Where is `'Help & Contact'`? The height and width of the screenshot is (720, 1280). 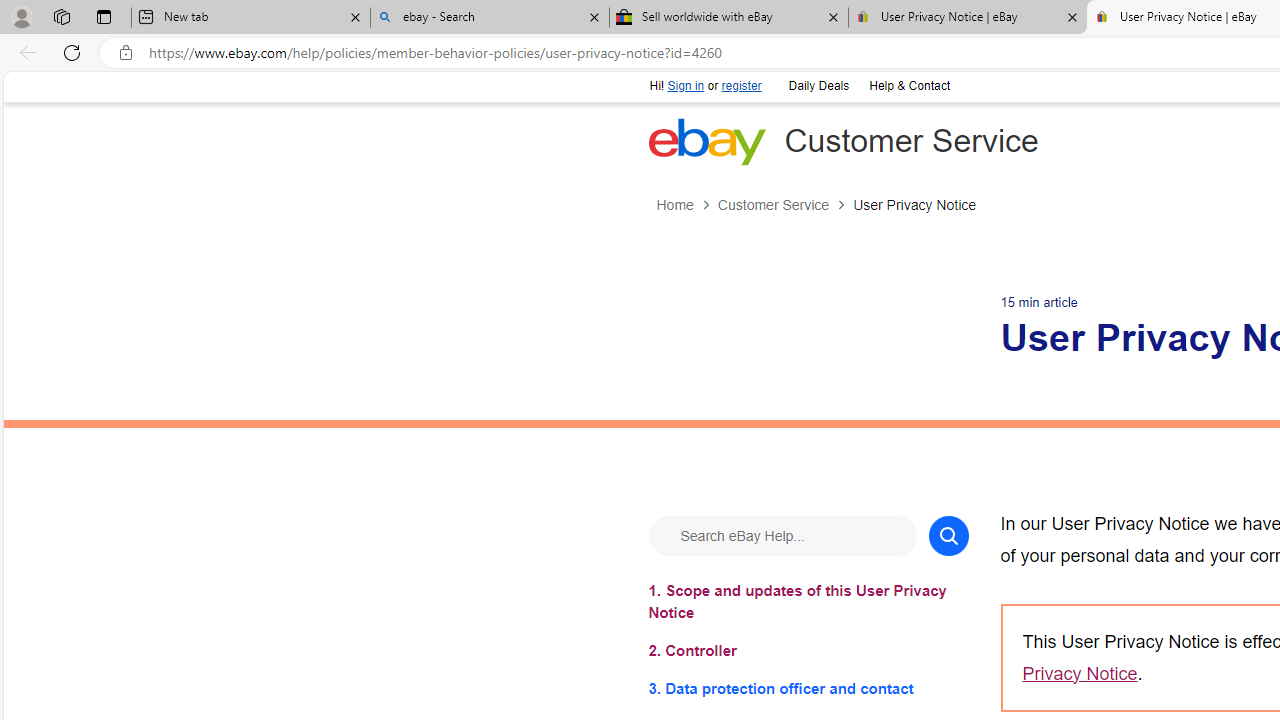 'Help & Contact' is located at coordinates (908, 86).